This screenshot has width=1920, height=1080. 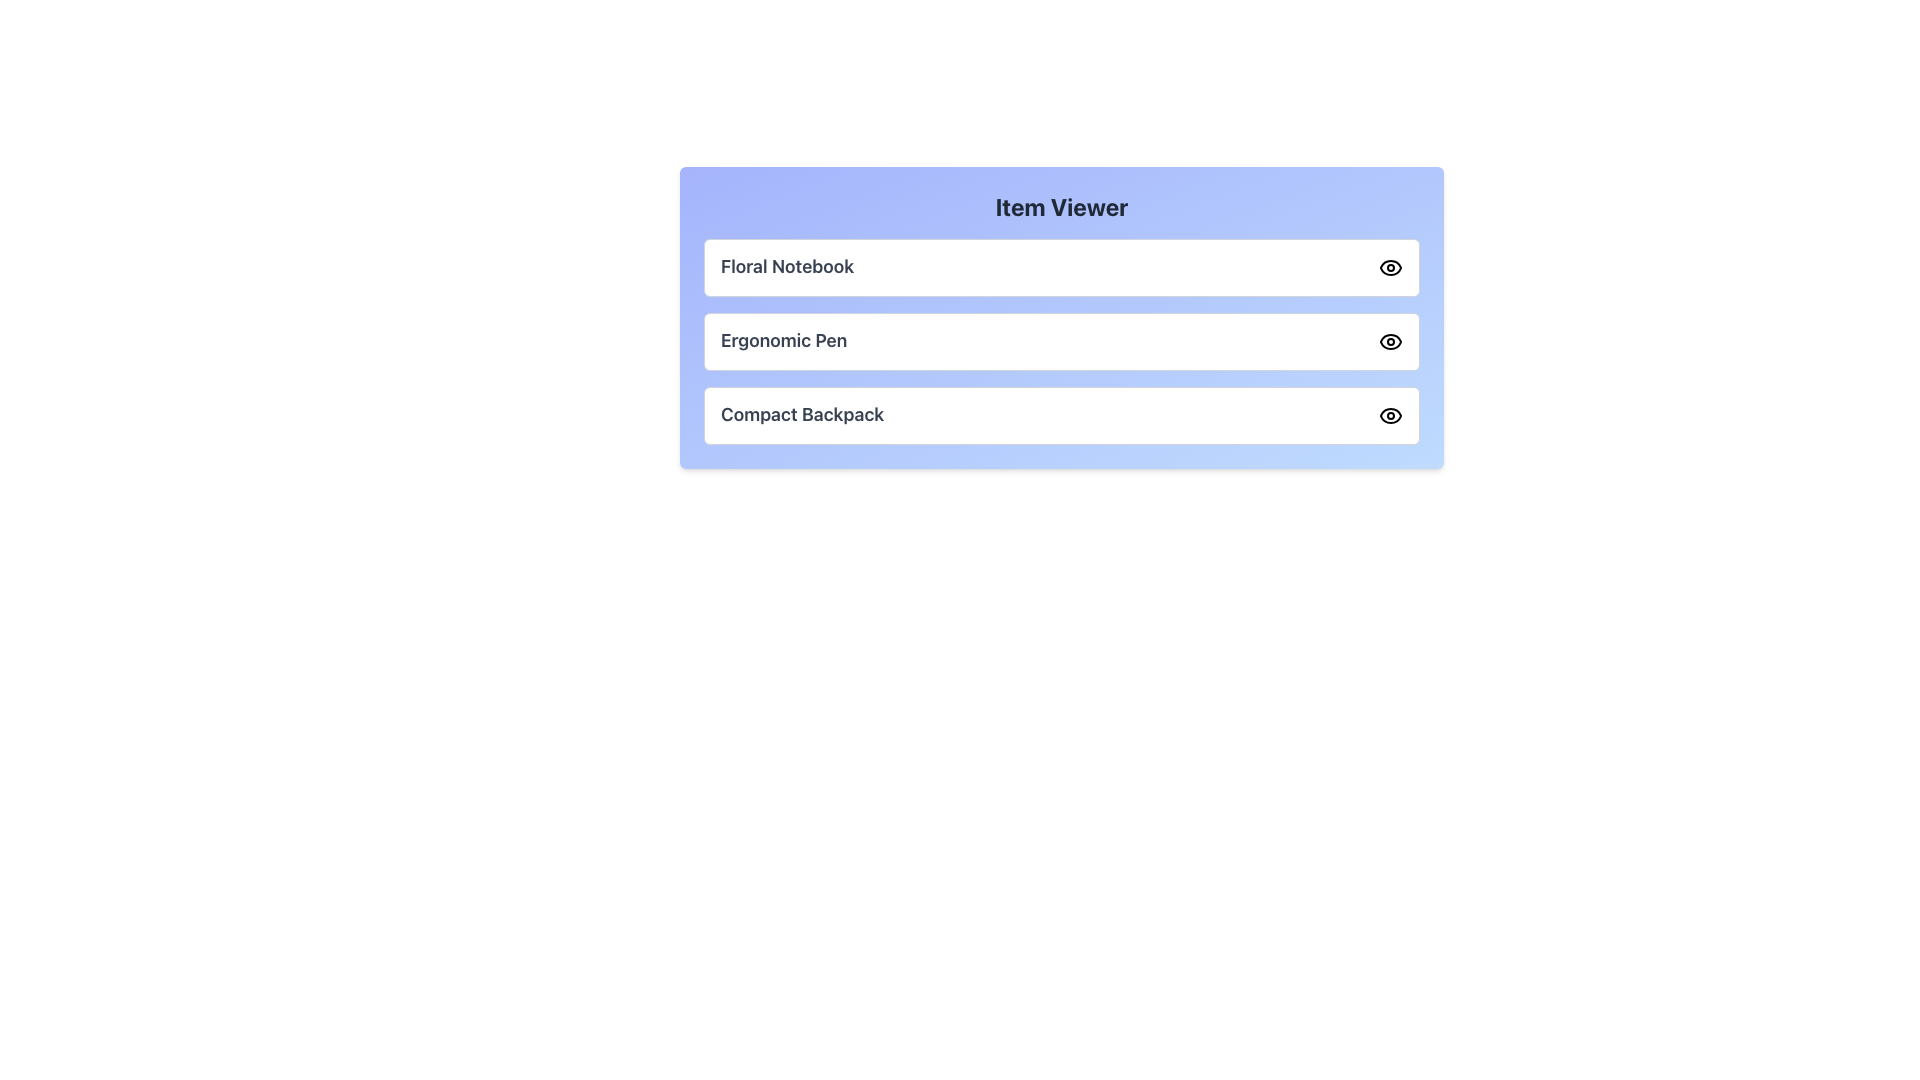 I want to click on the button located at the right end of the 'Compact Backpack' item, so click(x=1390, y=415).